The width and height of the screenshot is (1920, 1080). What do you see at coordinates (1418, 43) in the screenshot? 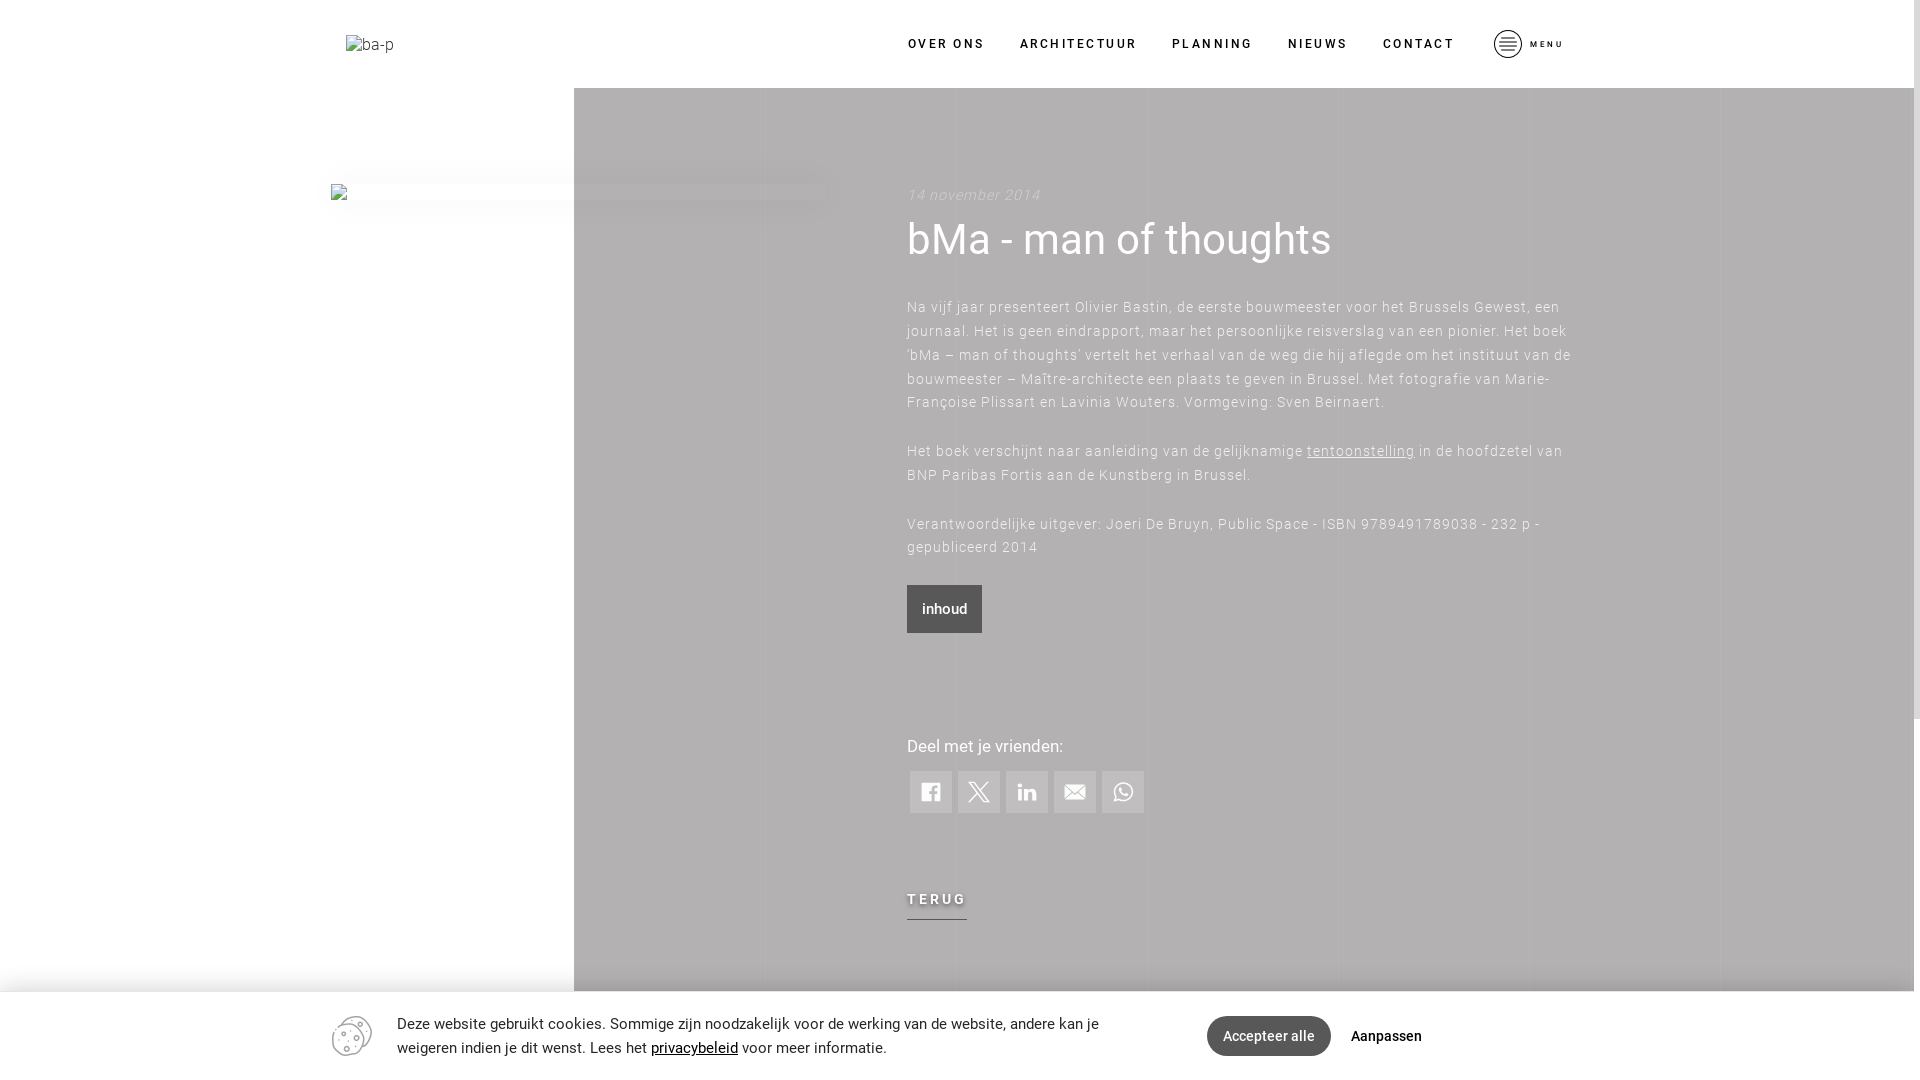
I see `'CONTACT'` at bounding box center [1418, 43].